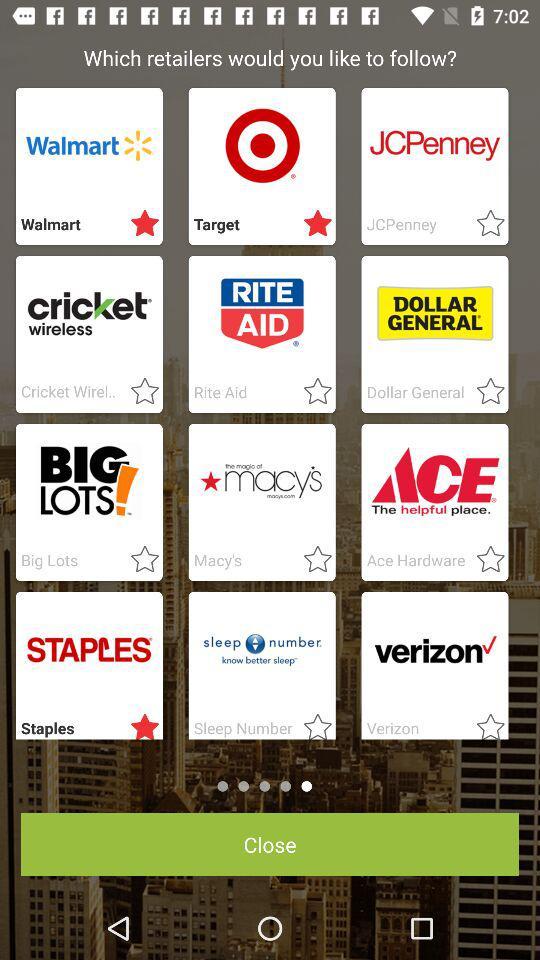 The height and width of the screenshot is (960, 540). What do you see at coordinates (483, 224) in the screenshot?
I see `jcpenney option` at bounding box center [483, 224].